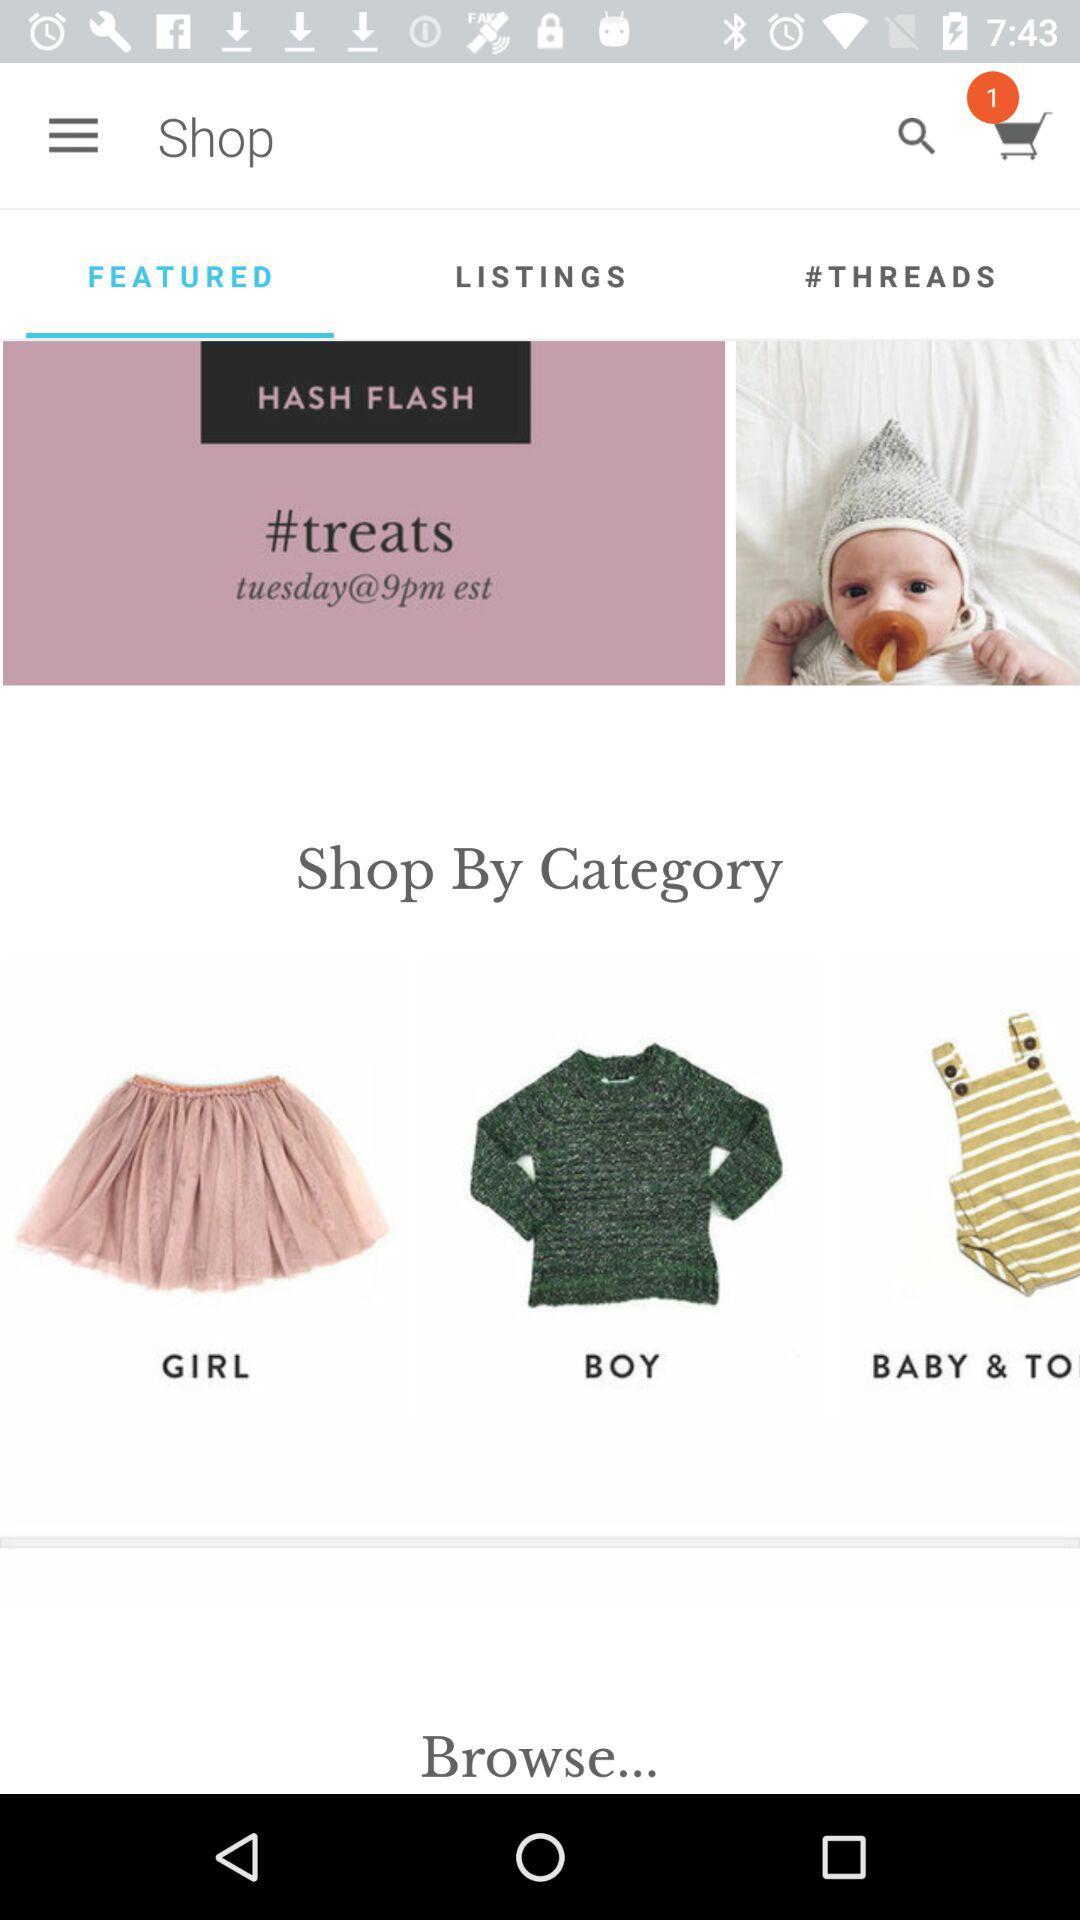  I want to click on icon to the right of the shop app, so click(916, 135).